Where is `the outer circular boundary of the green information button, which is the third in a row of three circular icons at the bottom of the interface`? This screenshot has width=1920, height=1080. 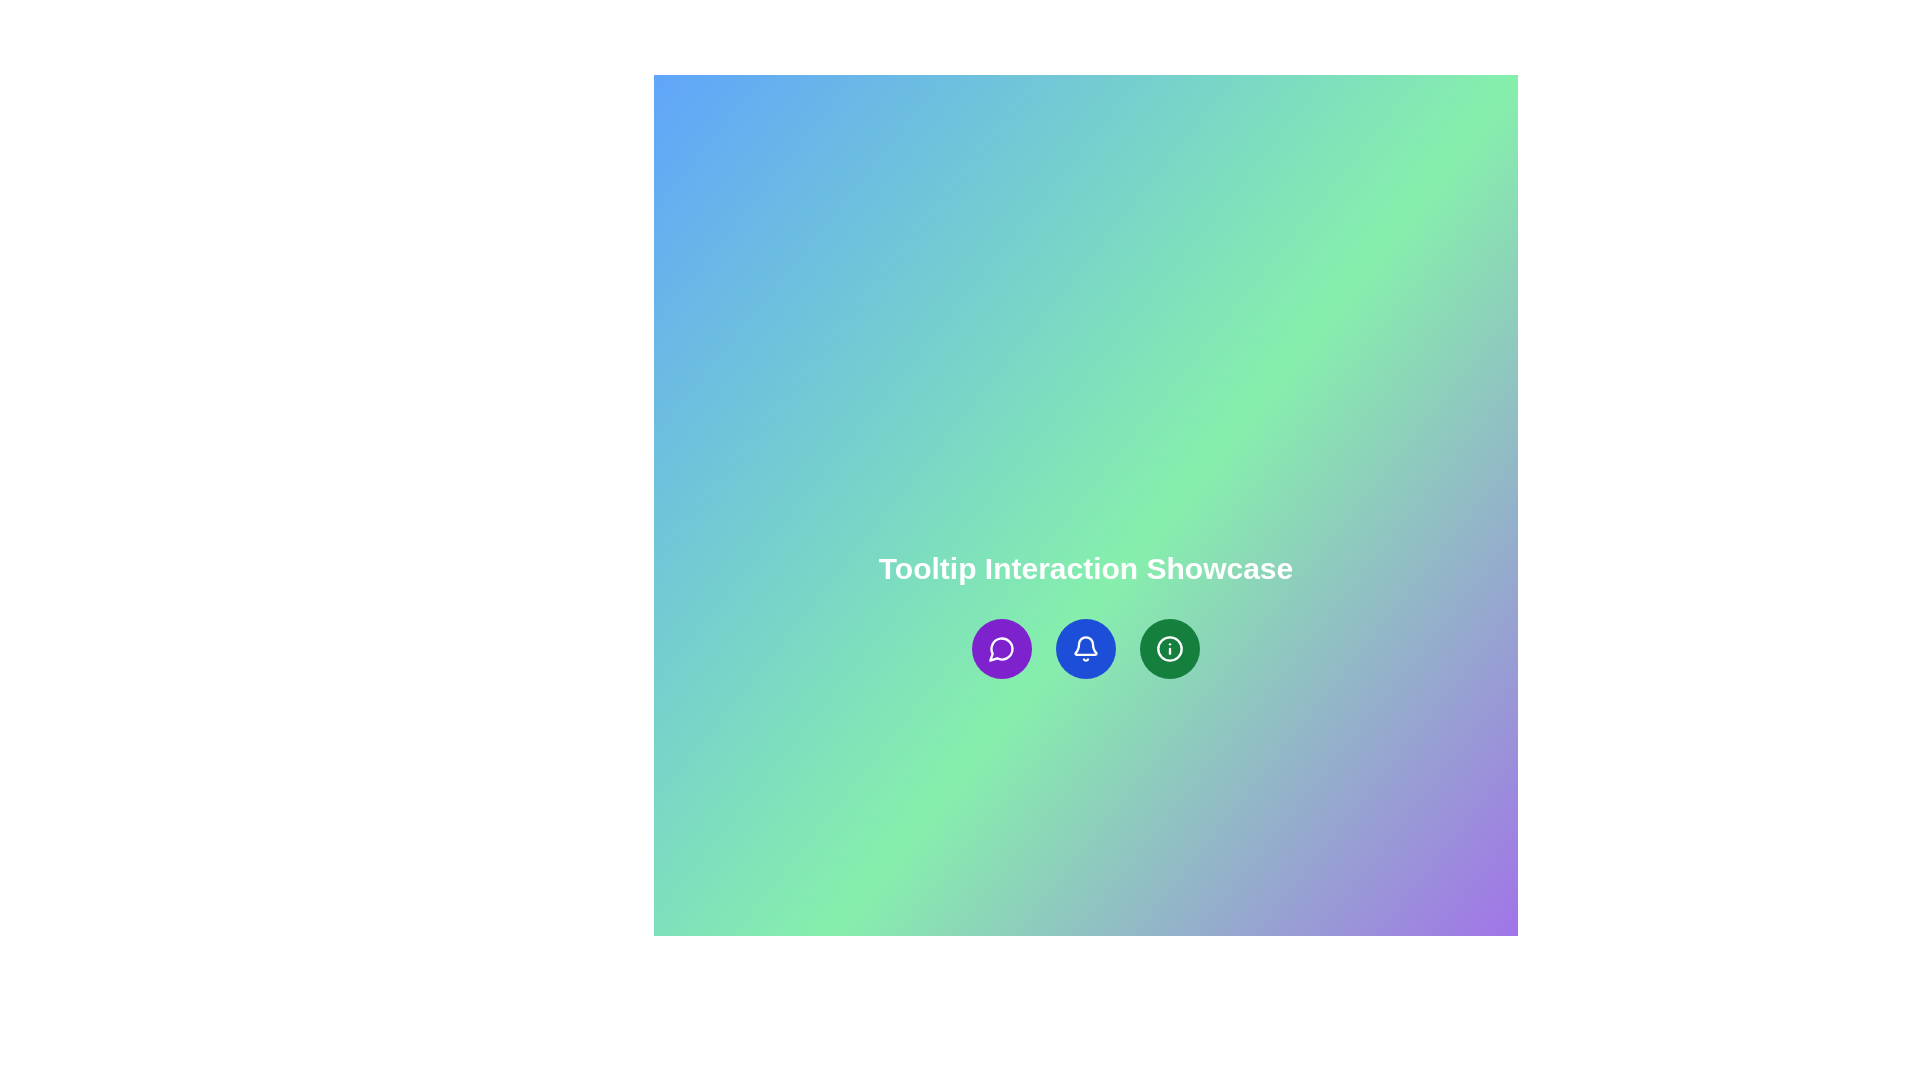 the outer circular boundary of the green information button, which is the third in a row of three circular icons at the bottom of the interface is located at coordinates (1170, 648).